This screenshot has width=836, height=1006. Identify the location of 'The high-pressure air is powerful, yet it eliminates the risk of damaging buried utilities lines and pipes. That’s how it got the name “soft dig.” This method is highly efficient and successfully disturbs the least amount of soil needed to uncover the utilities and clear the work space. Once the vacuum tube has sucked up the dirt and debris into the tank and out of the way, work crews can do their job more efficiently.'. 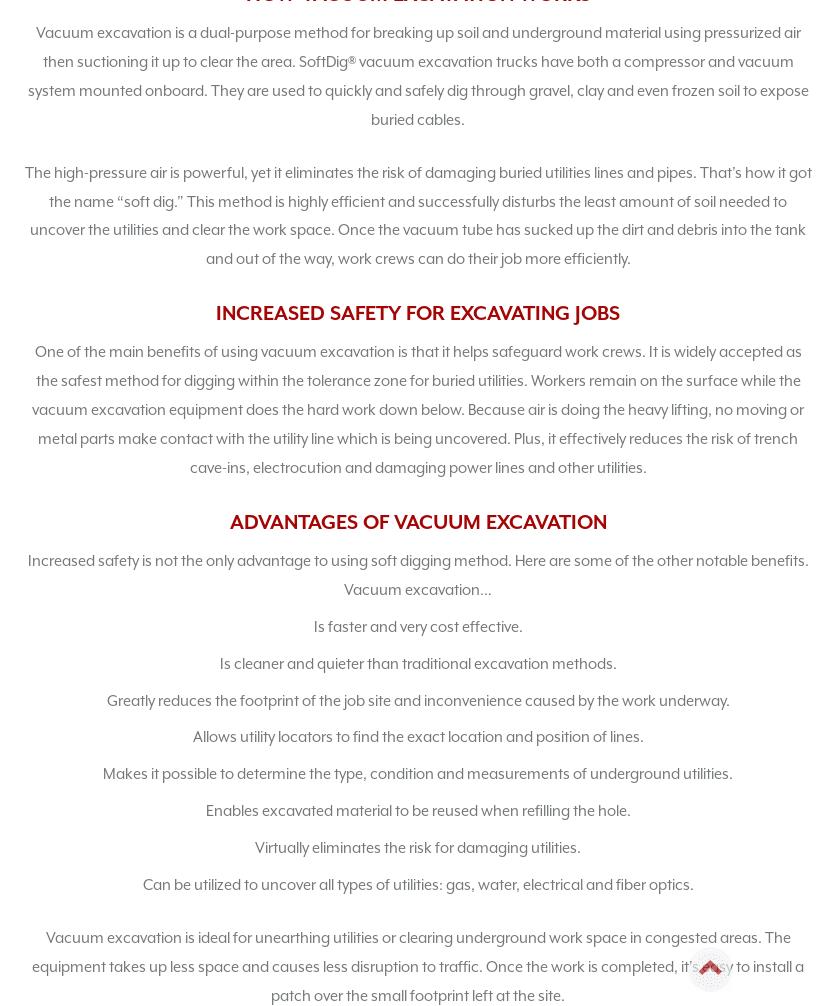
(416, 214).